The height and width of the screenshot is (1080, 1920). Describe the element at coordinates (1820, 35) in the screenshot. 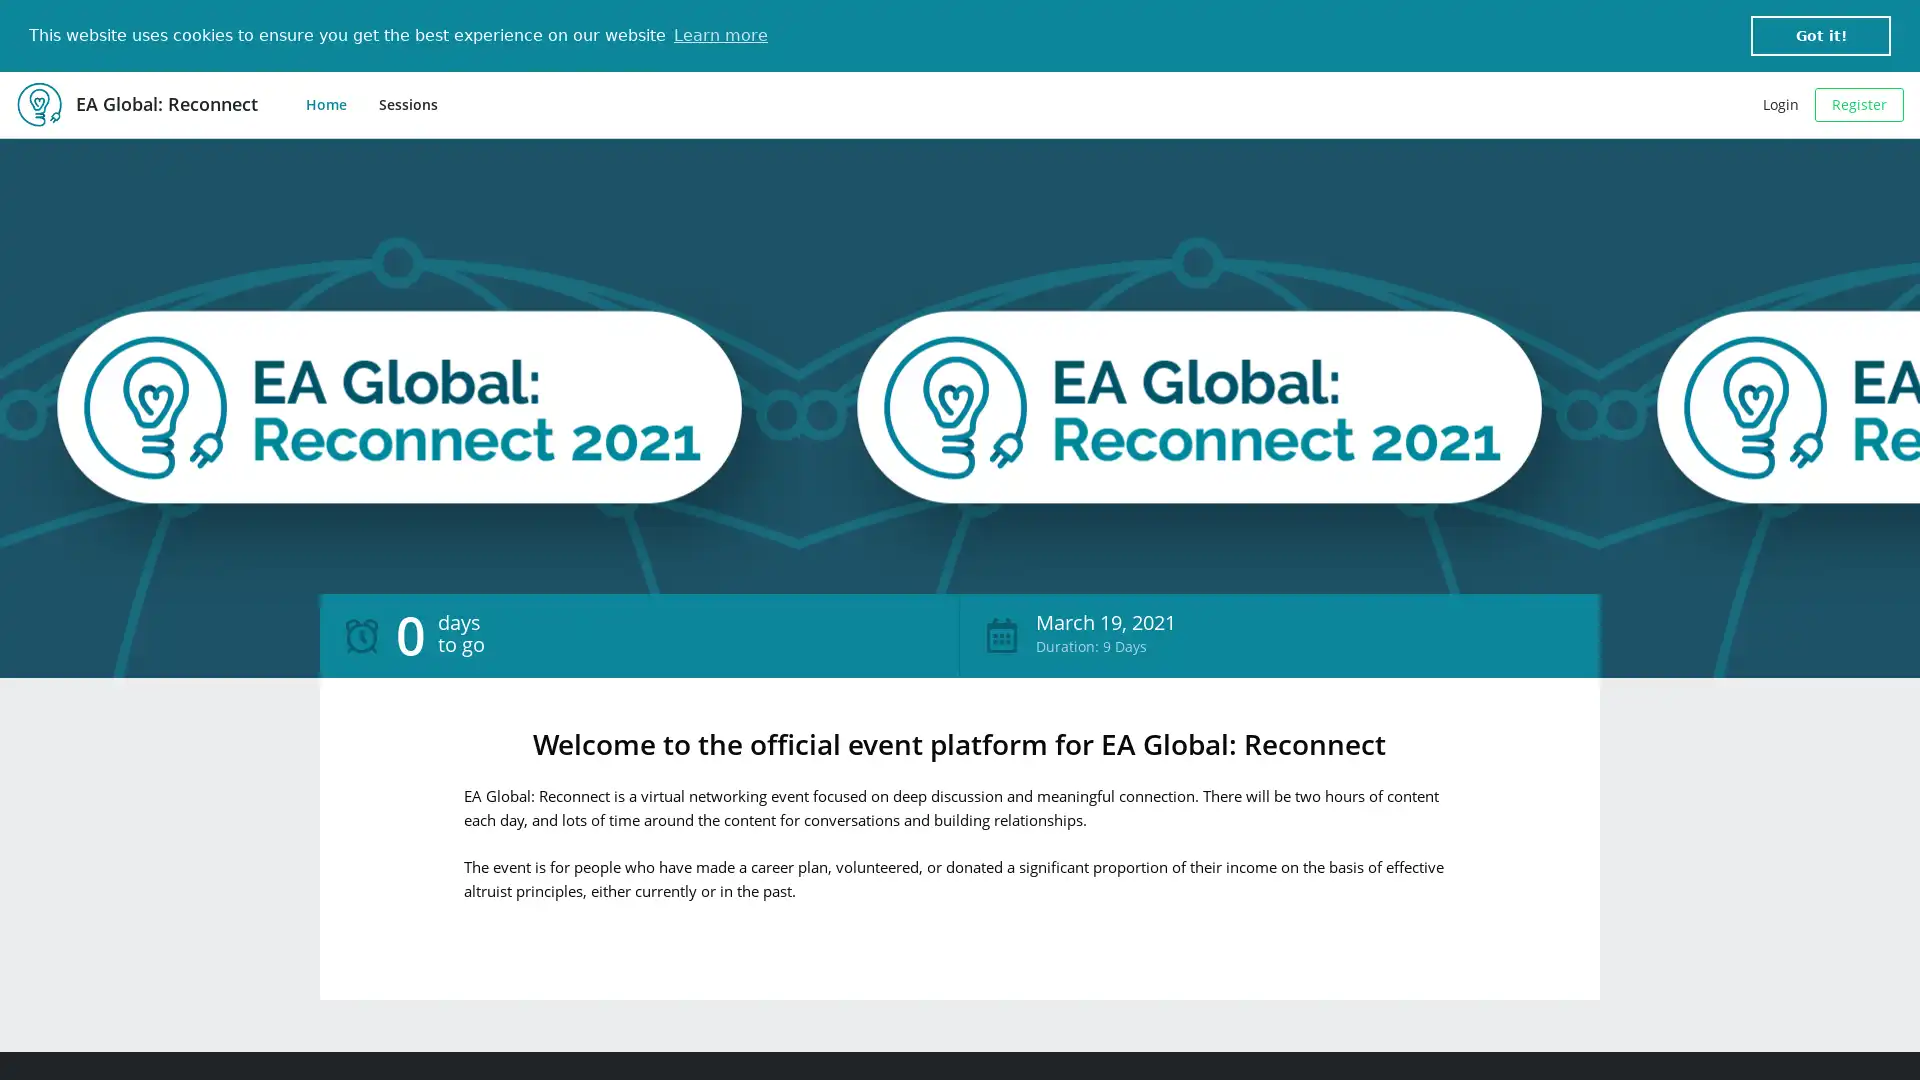

I see `dismiss cookie message` at that location.